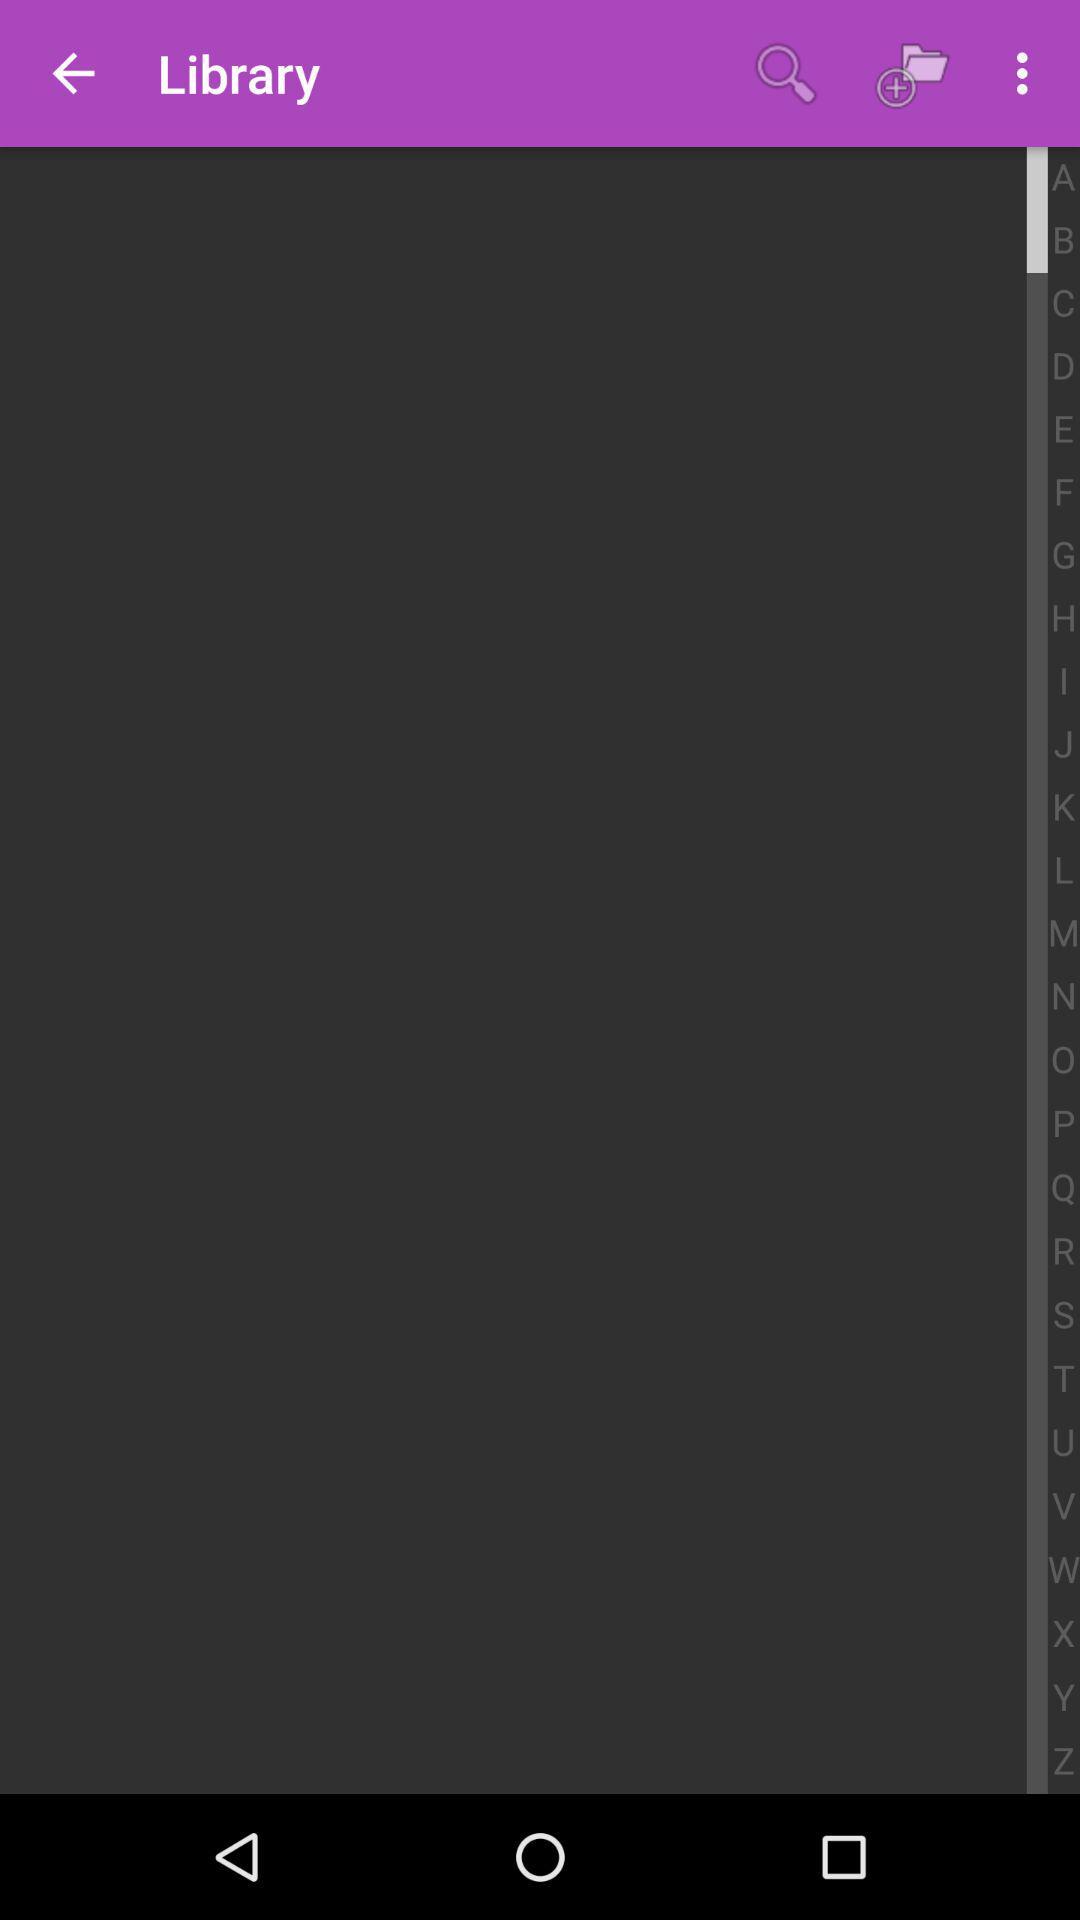  I want to click on icon next to the library, so click(785, 73).